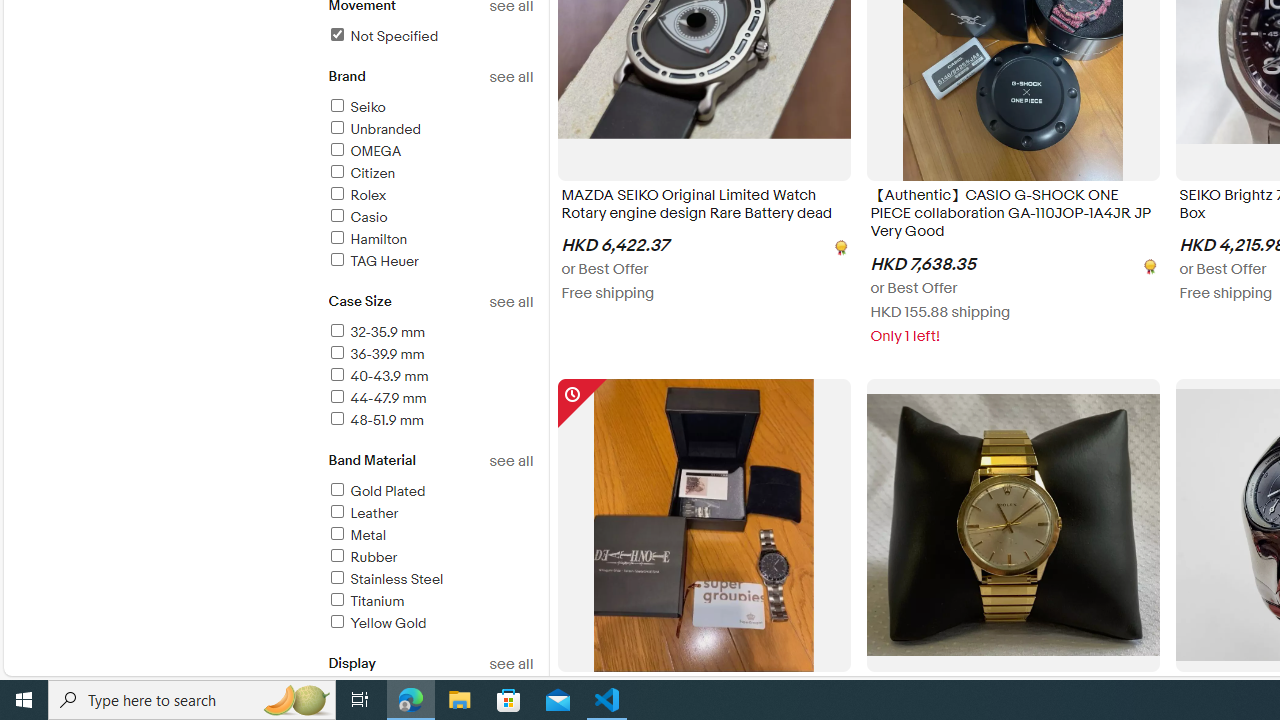 The image size is (1280, 720). What do you see at coordinates (362, 557) in the screenshot?
I see `'Rubber'` at bounding box center [362, 557].